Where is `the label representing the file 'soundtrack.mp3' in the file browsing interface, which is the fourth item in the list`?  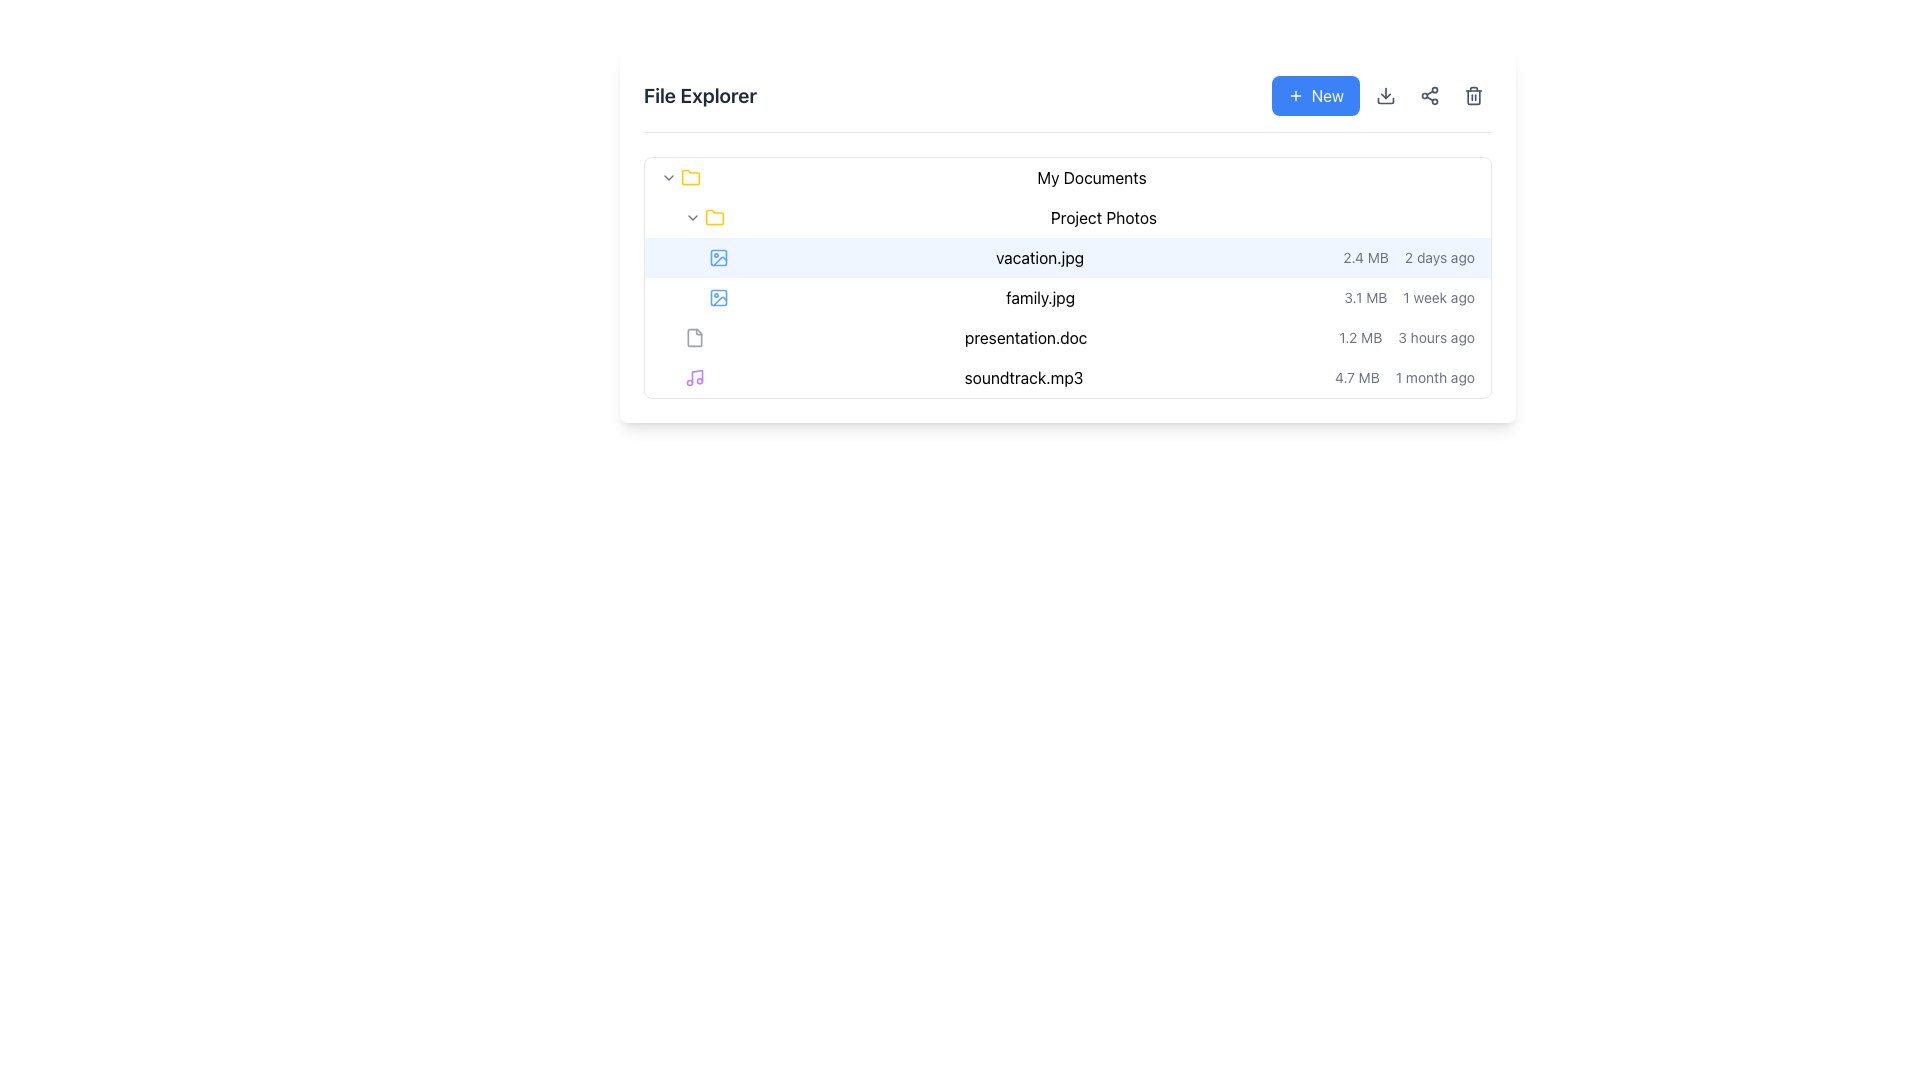
the label representing the file 'soundtrack.mp3' in the file browsing interface, which is the fourth item in the list is located at coordinates (1024, 378).